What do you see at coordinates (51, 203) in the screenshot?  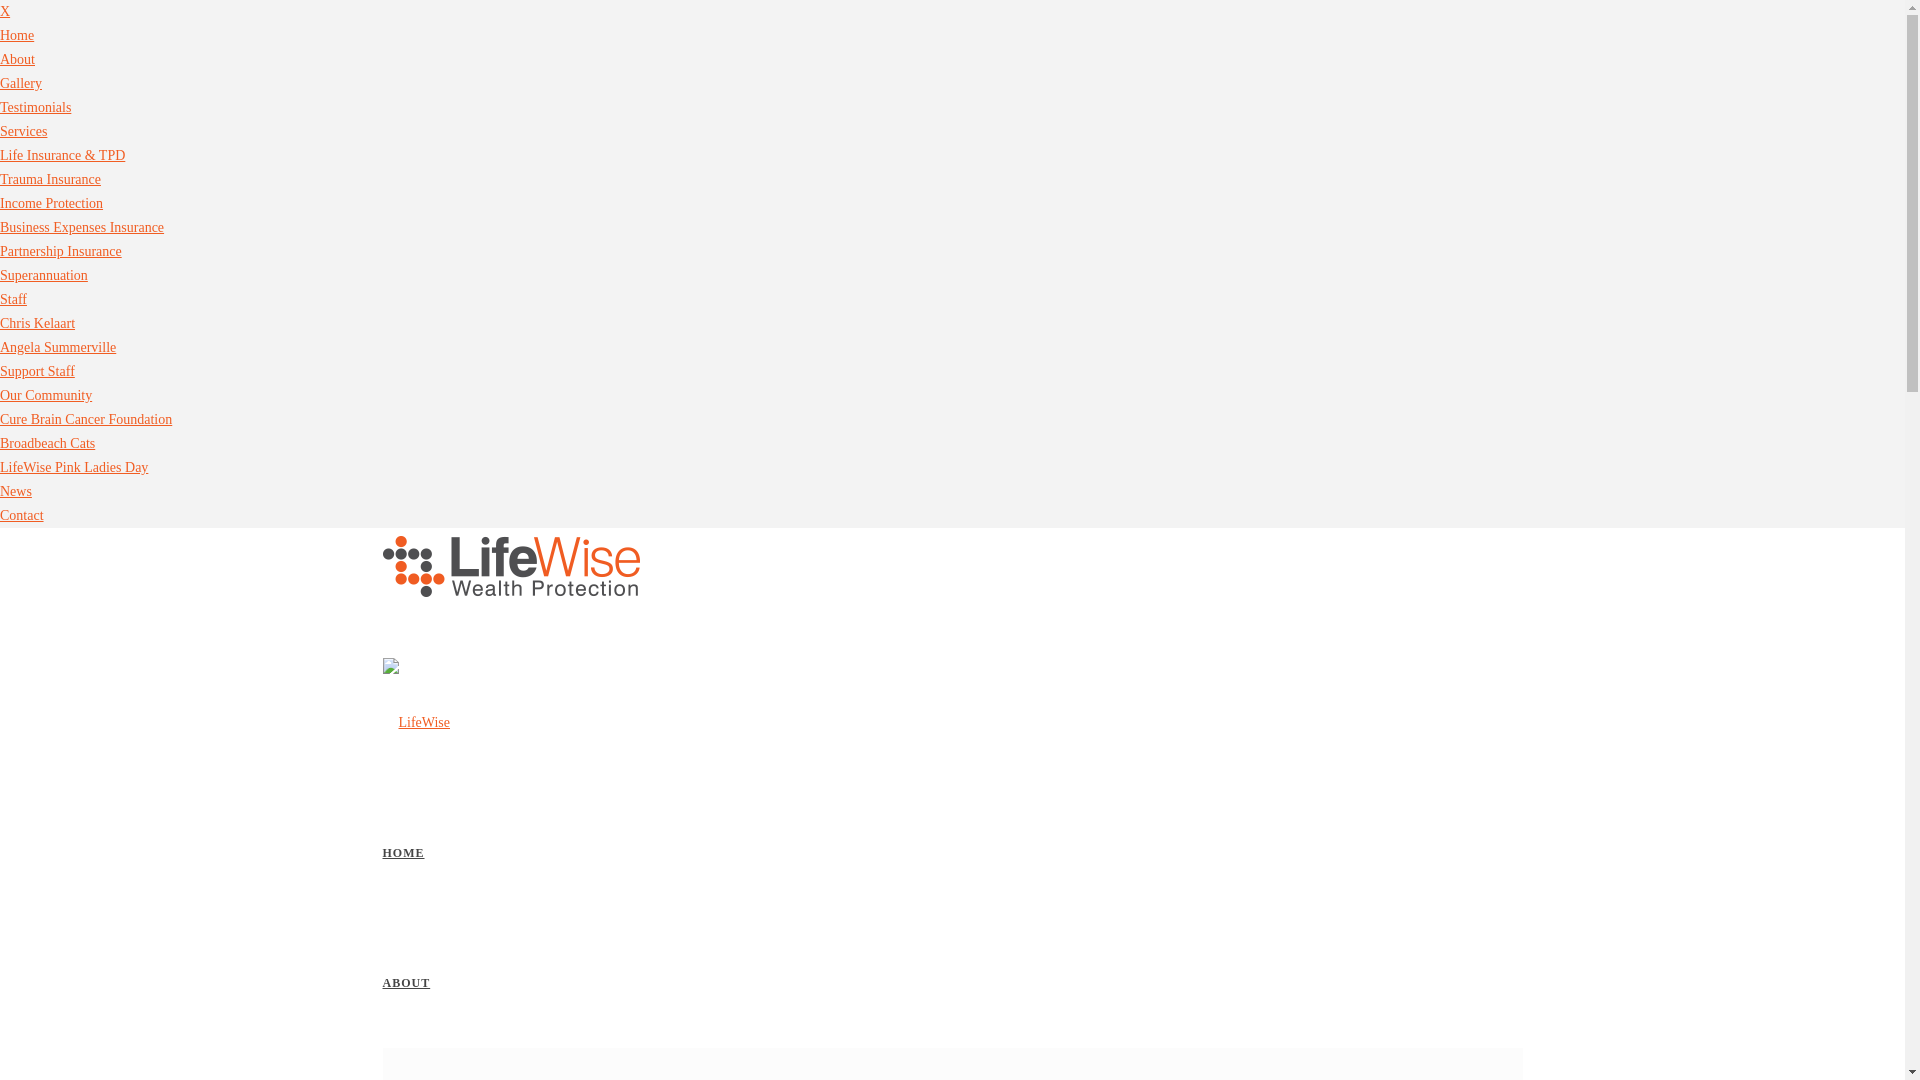 I see `'Income Protection'` at bounding box center [51, 203].